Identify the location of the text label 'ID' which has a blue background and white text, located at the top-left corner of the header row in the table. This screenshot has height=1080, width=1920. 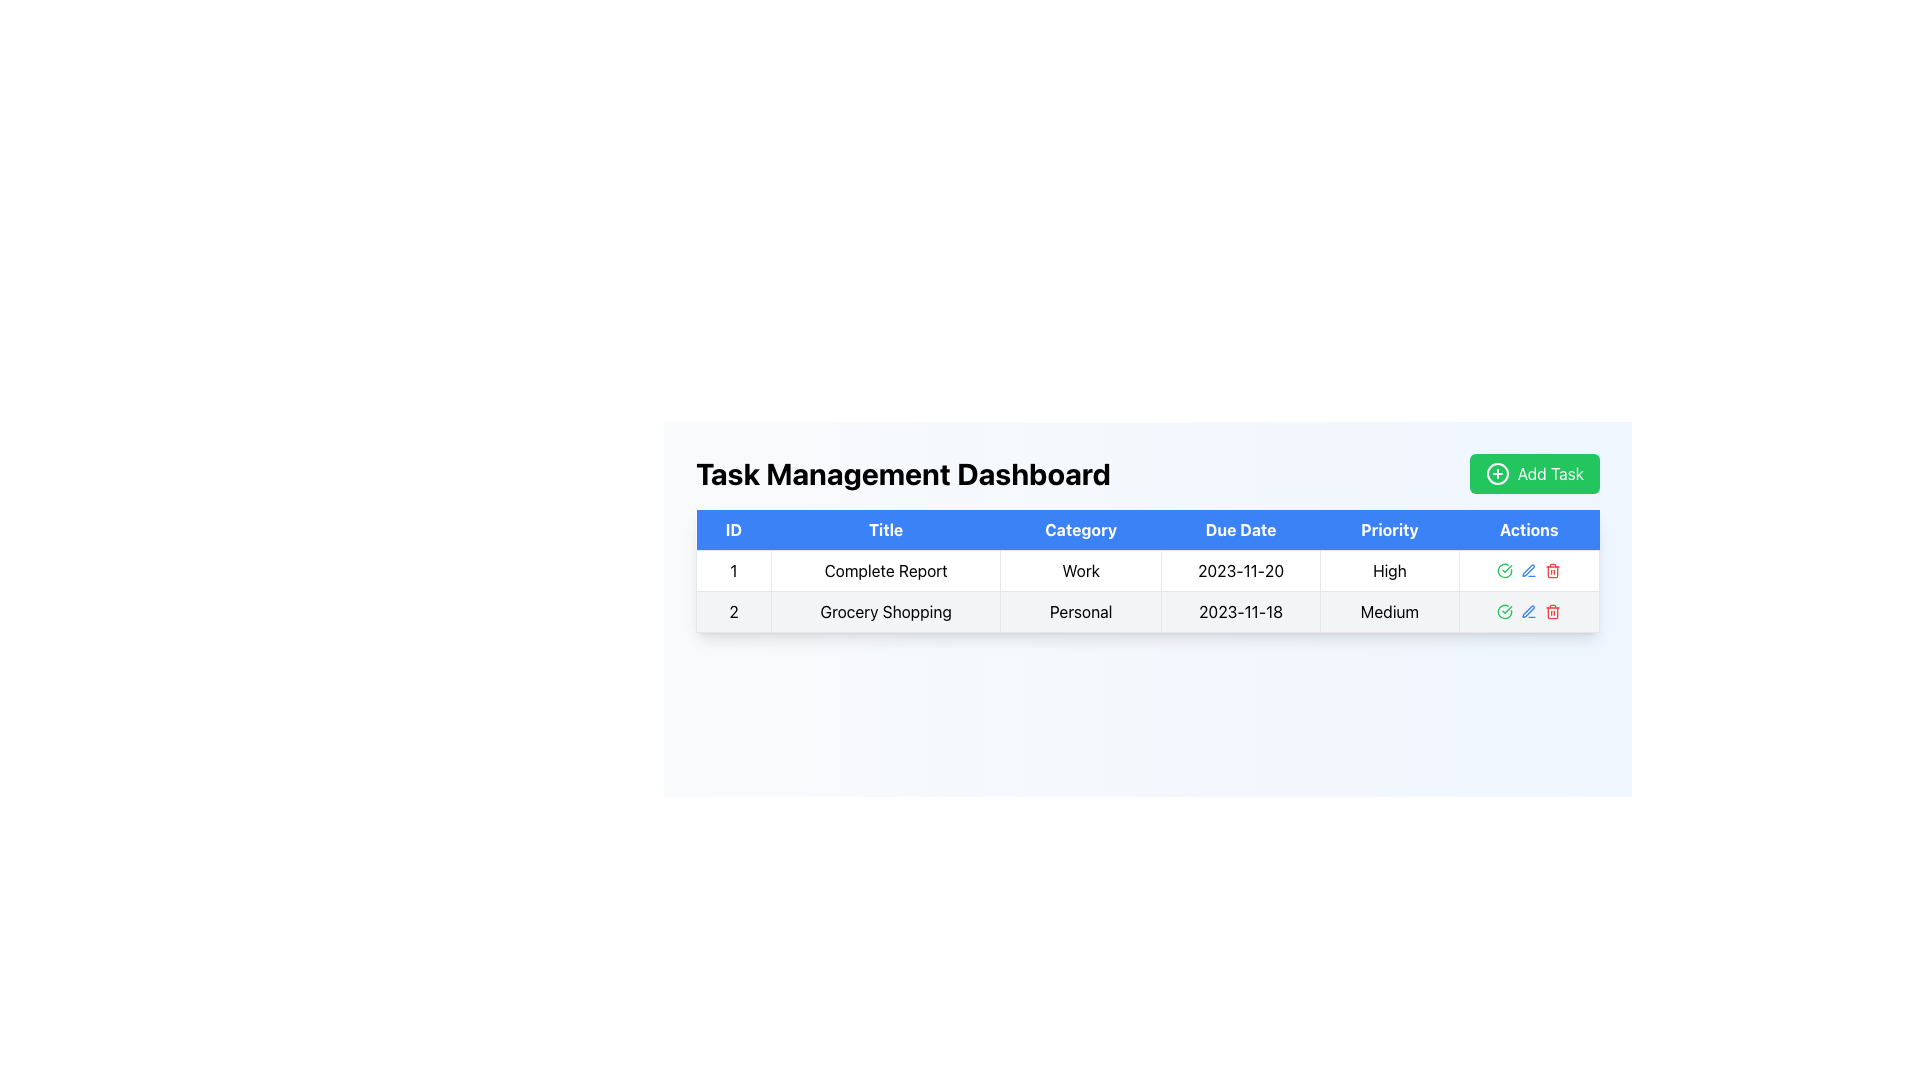
(733, 529).